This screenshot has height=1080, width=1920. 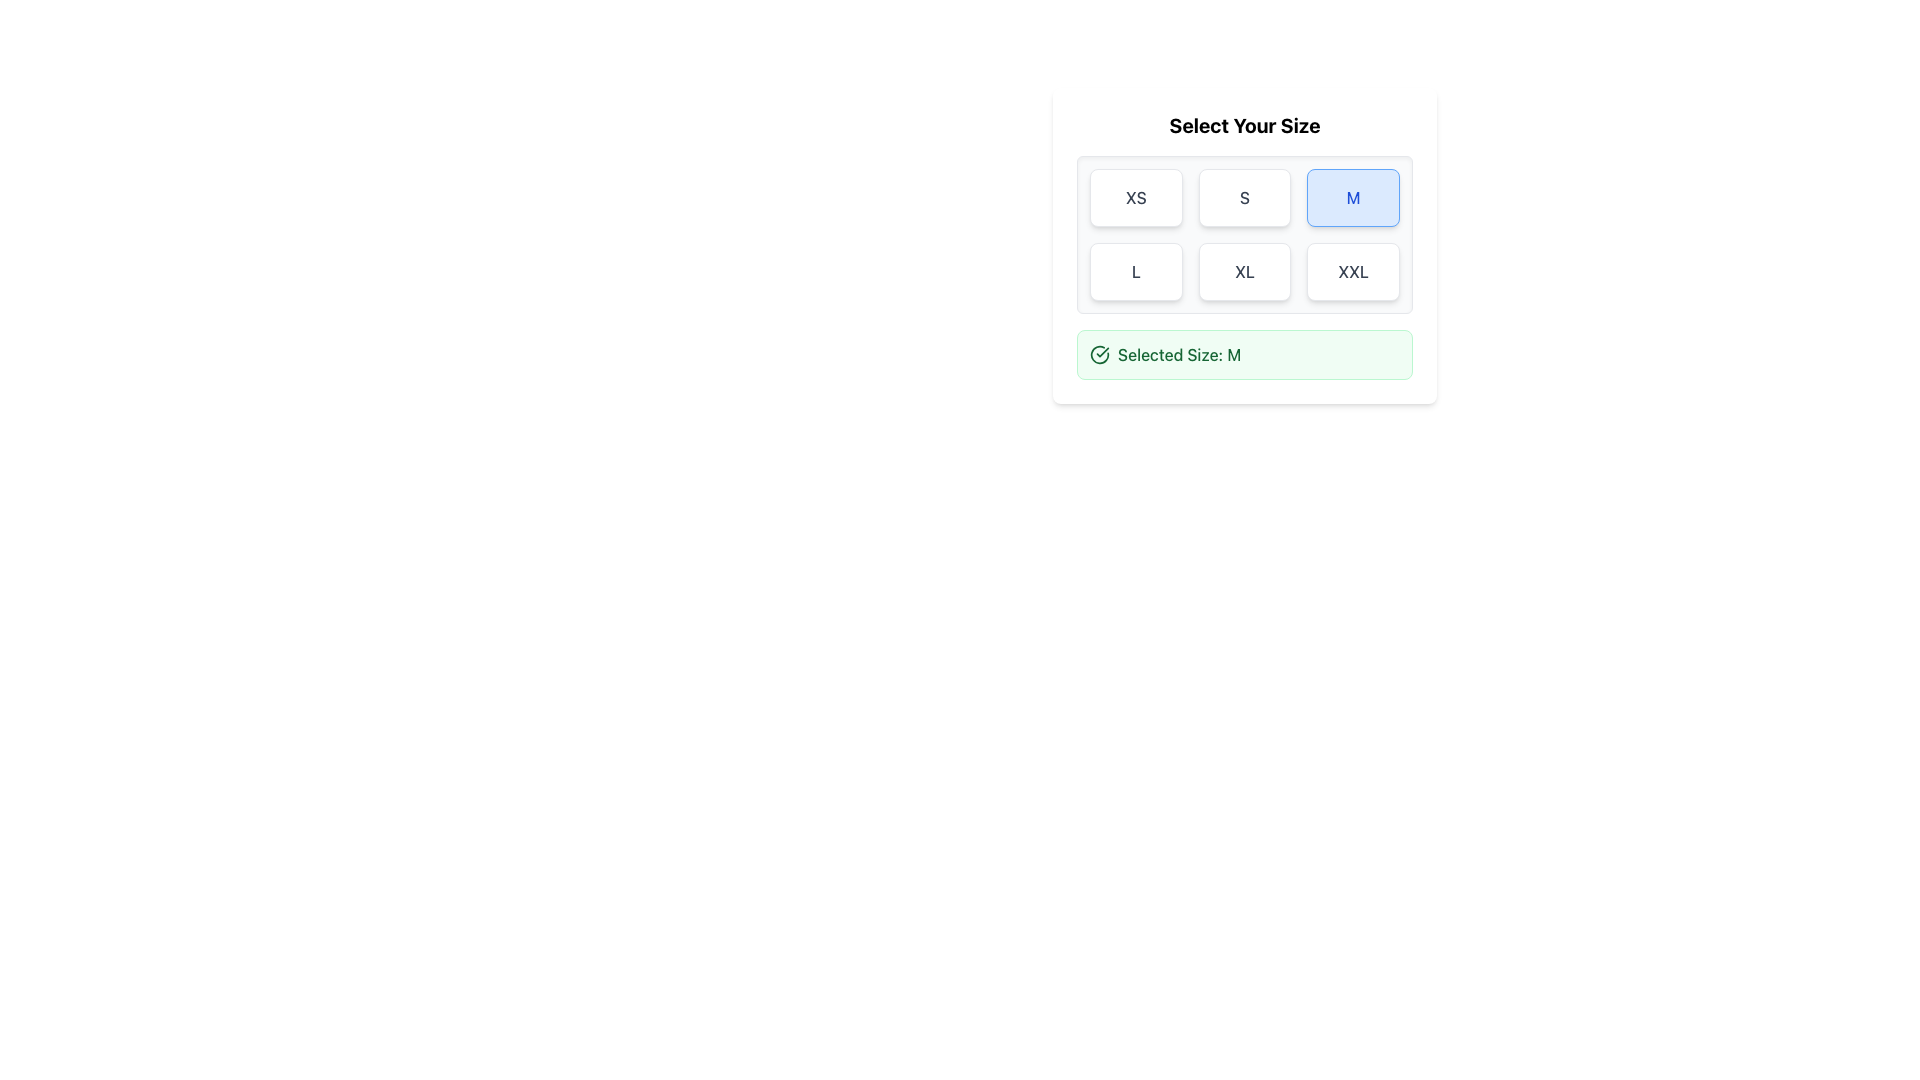 What do you see at coordinates (1243, 272) in the screenshot?
I see `the rectangular button labeled 'XL' with a white background and black text` at bounding box center [1243, 272].